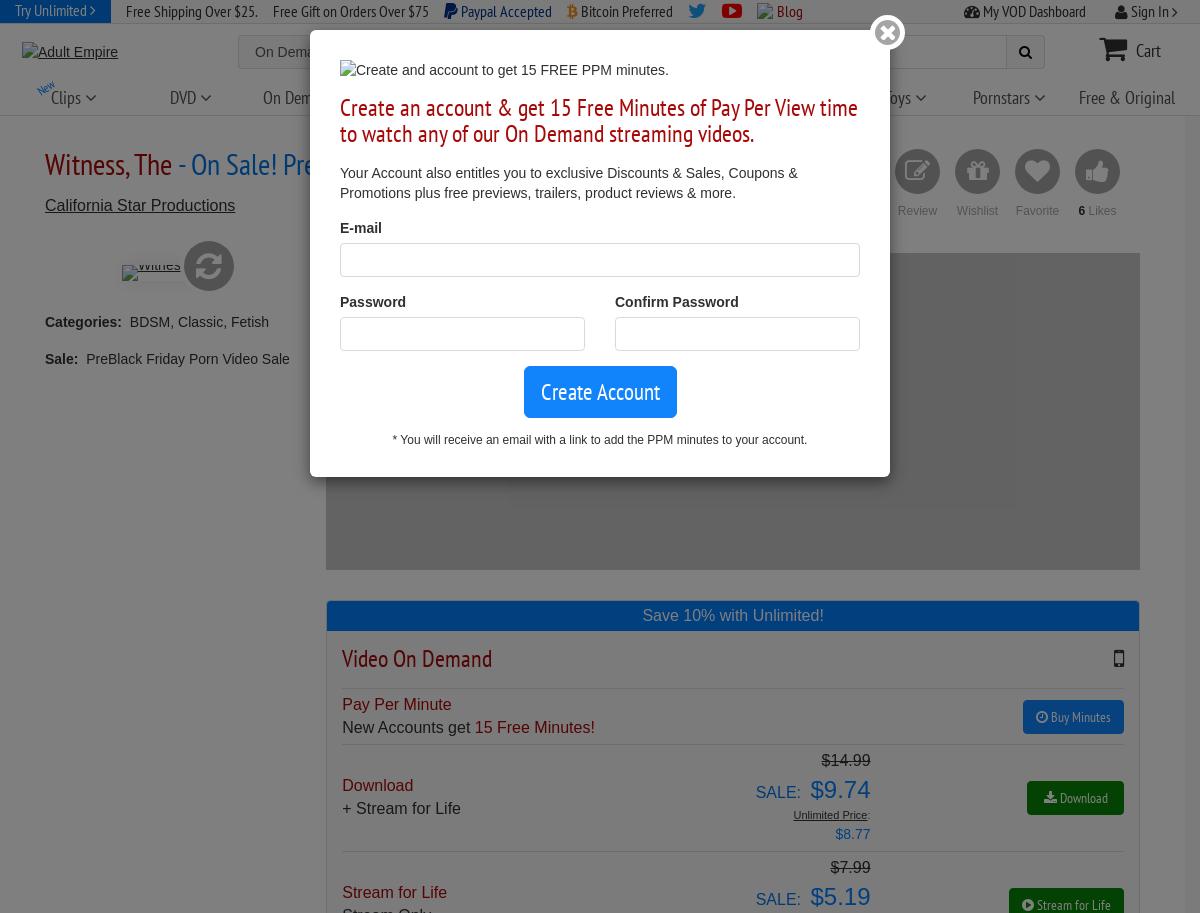 The image size is (1200, 913). What do you see at coordinates (372, 300) in the screenshot?
I see `'Password'` at bounding box center [372, 300].